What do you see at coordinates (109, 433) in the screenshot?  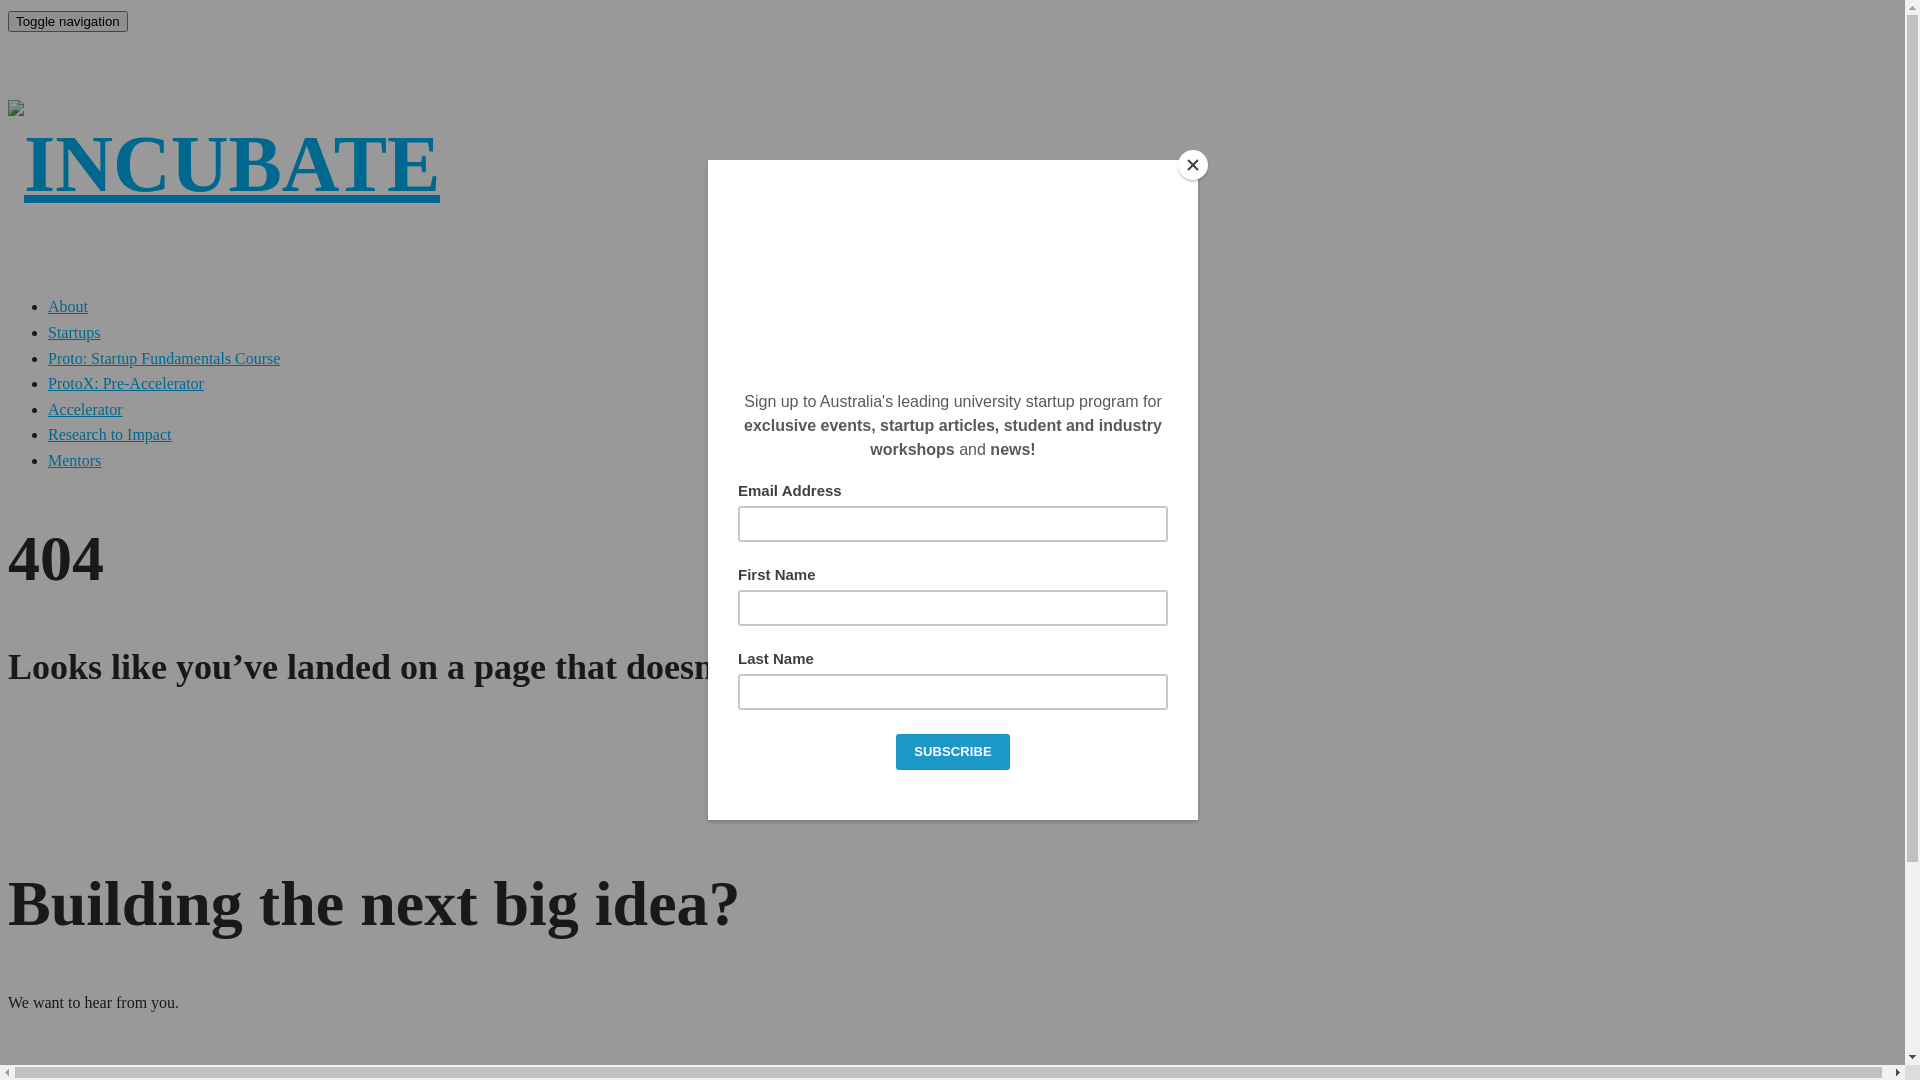 I see `'Research to Impact'` at bounding box center [109, 433].